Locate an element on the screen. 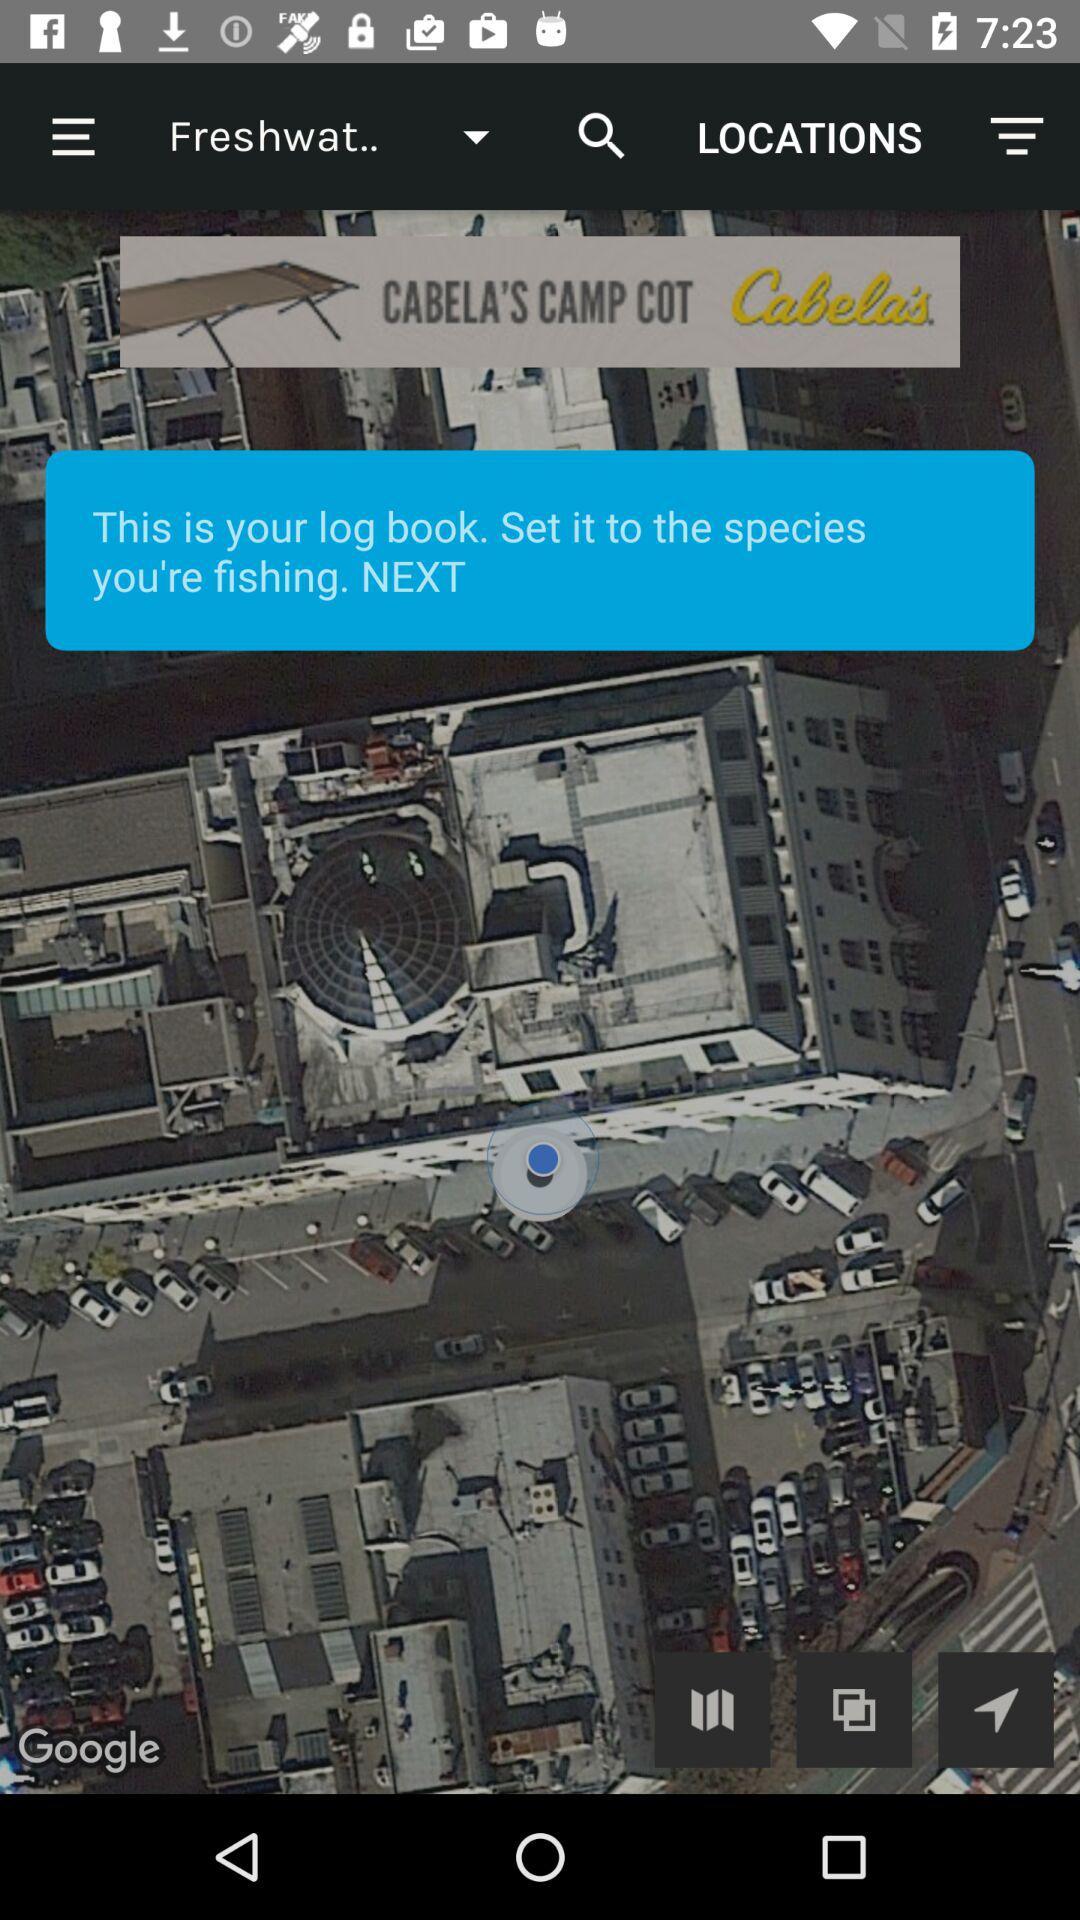  photos is located at coordinates (854, 1708).